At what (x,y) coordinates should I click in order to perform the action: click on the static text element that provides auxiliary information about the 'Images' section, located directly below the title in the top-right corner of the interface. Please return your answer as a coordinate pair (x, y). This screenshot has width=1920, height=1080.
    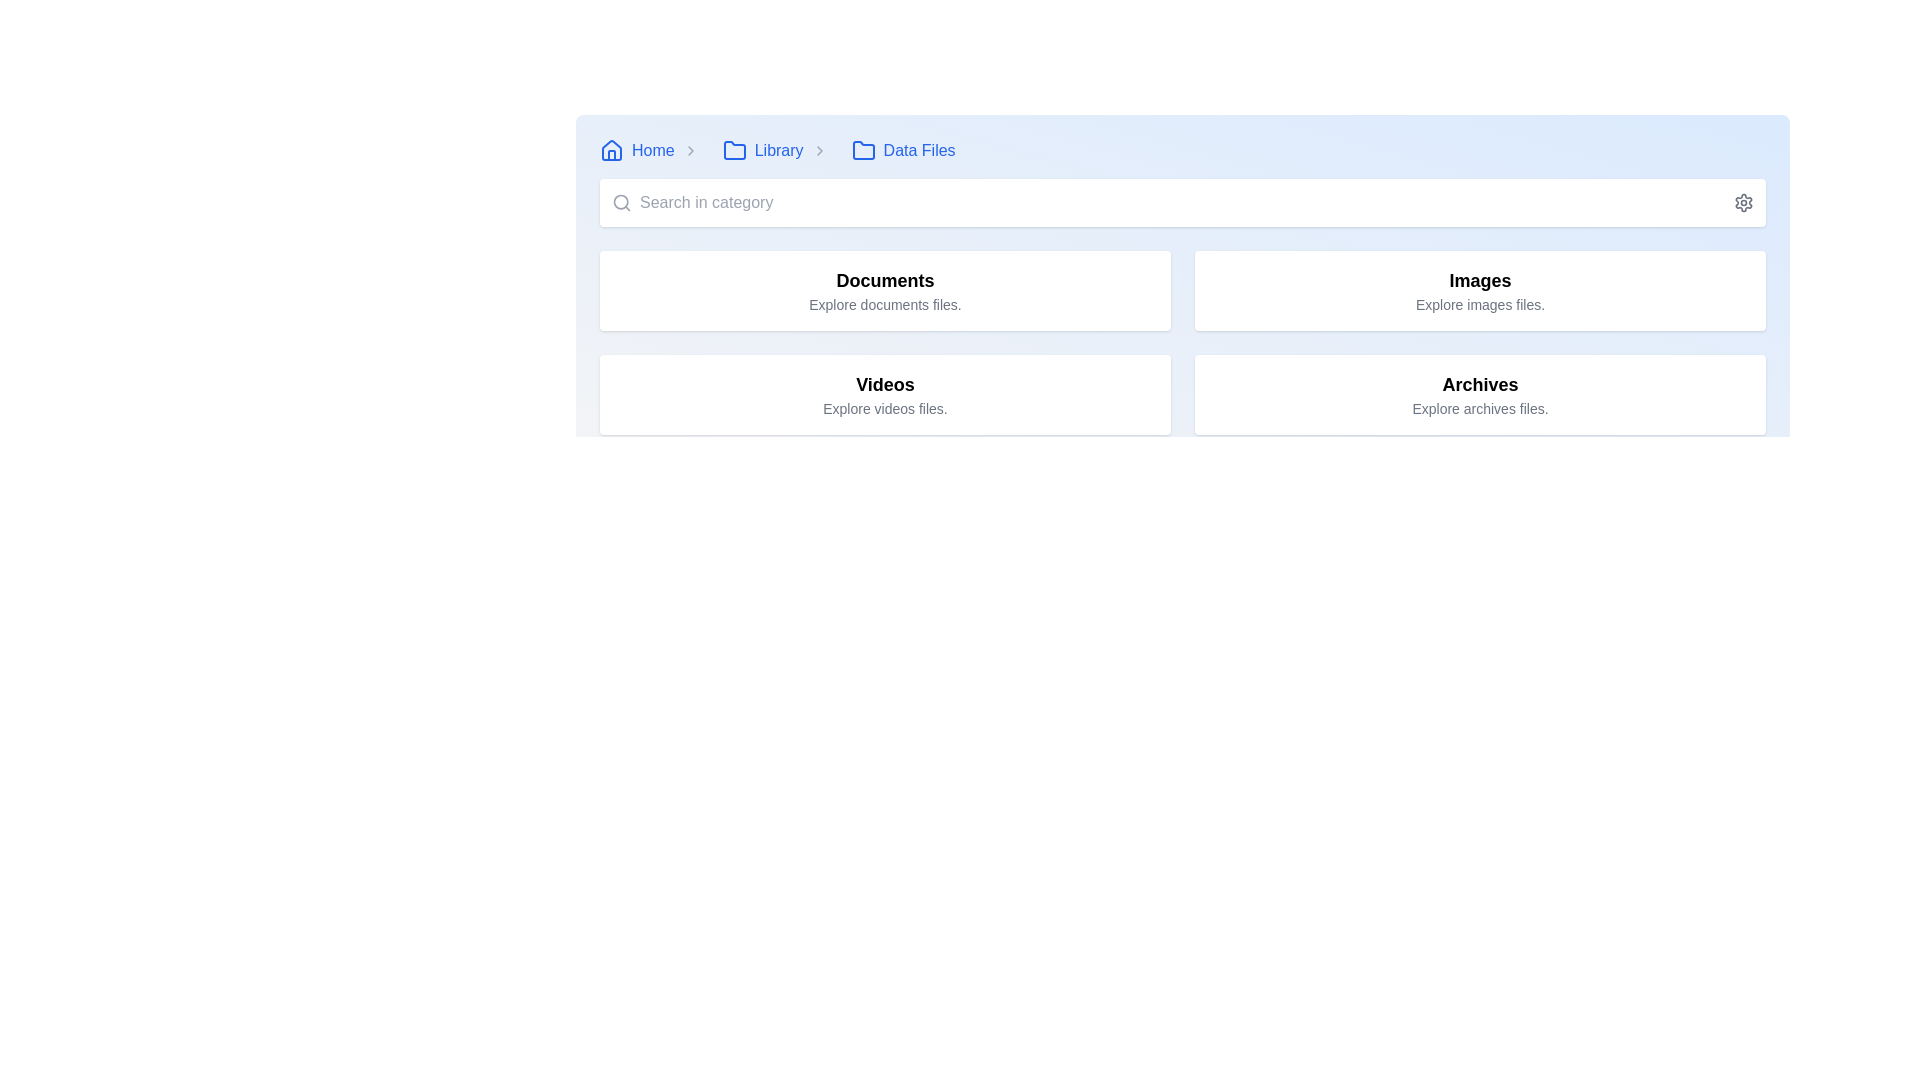
    Looking at the image, I should click on (1480, 304).